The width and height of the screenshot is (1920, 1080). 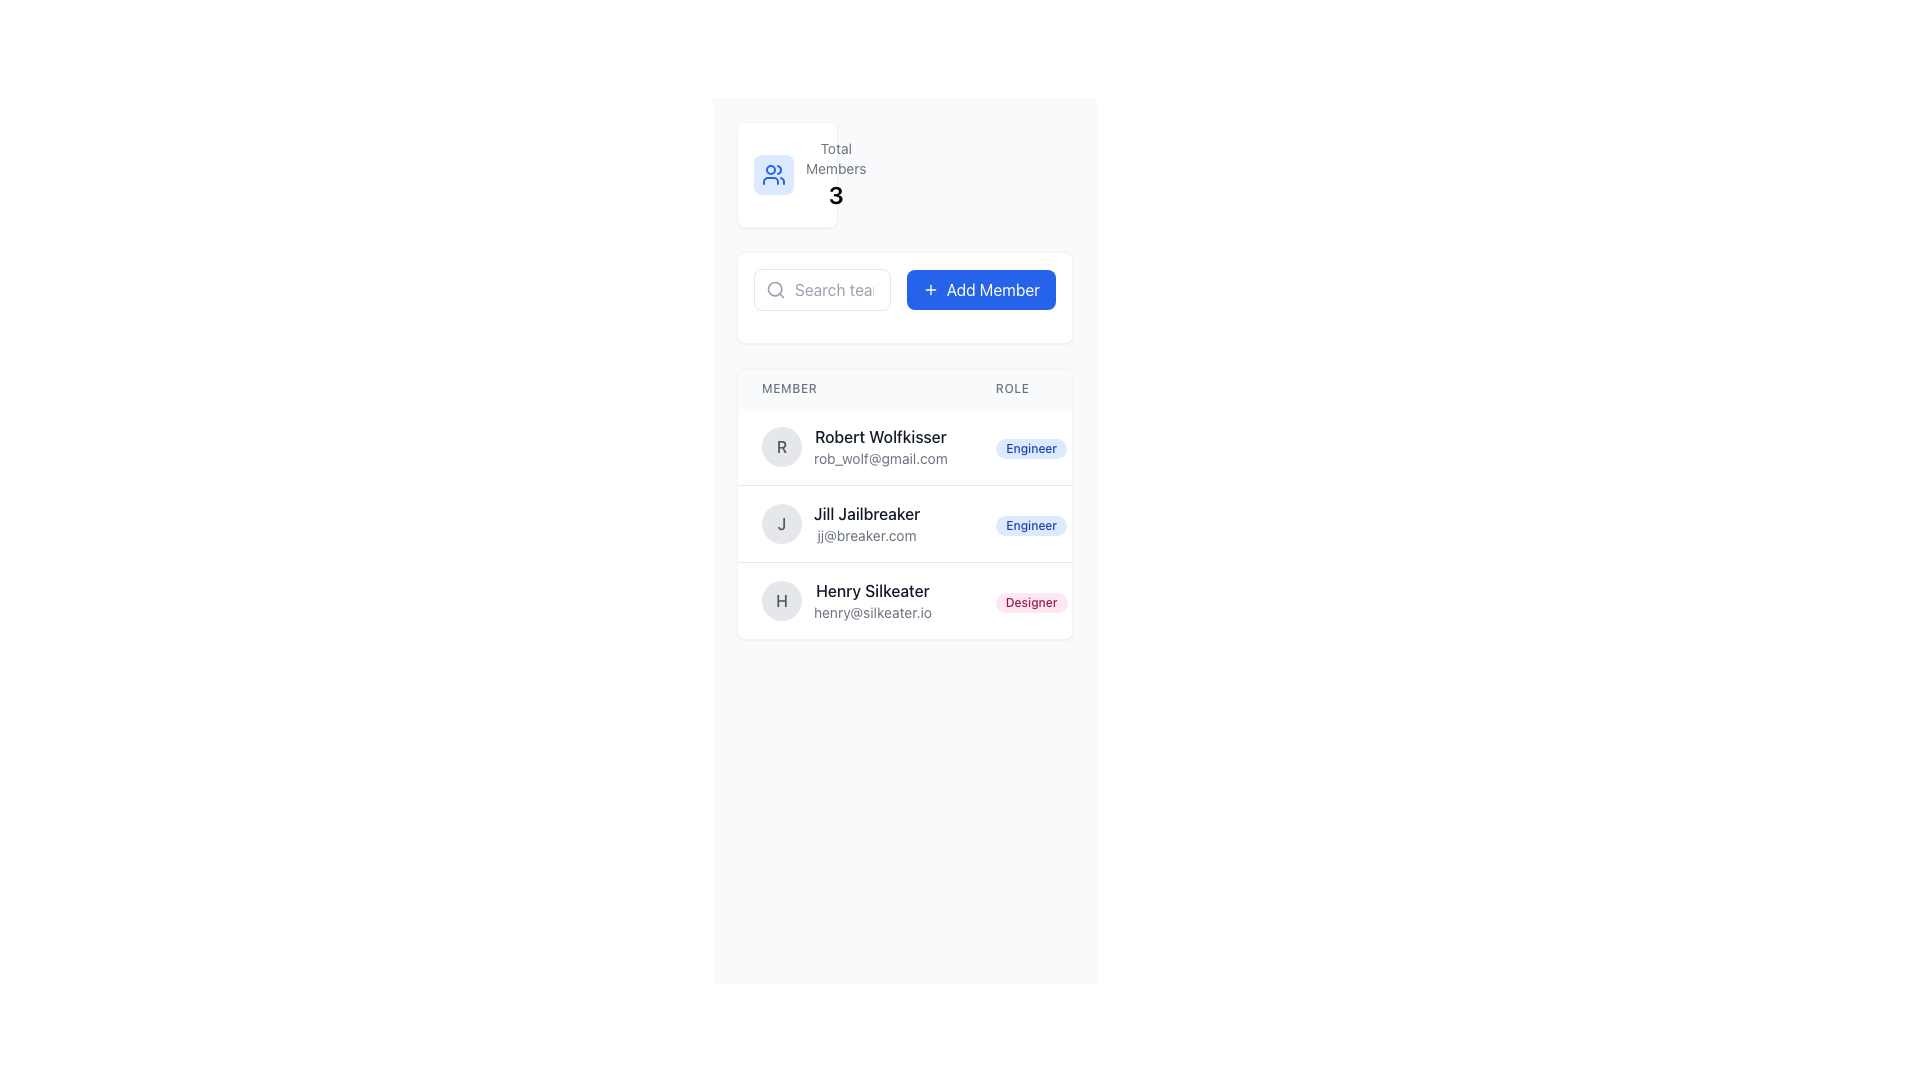 I want to click on the third list item representing a user profile for context menu options, so click(x=854, y=600).